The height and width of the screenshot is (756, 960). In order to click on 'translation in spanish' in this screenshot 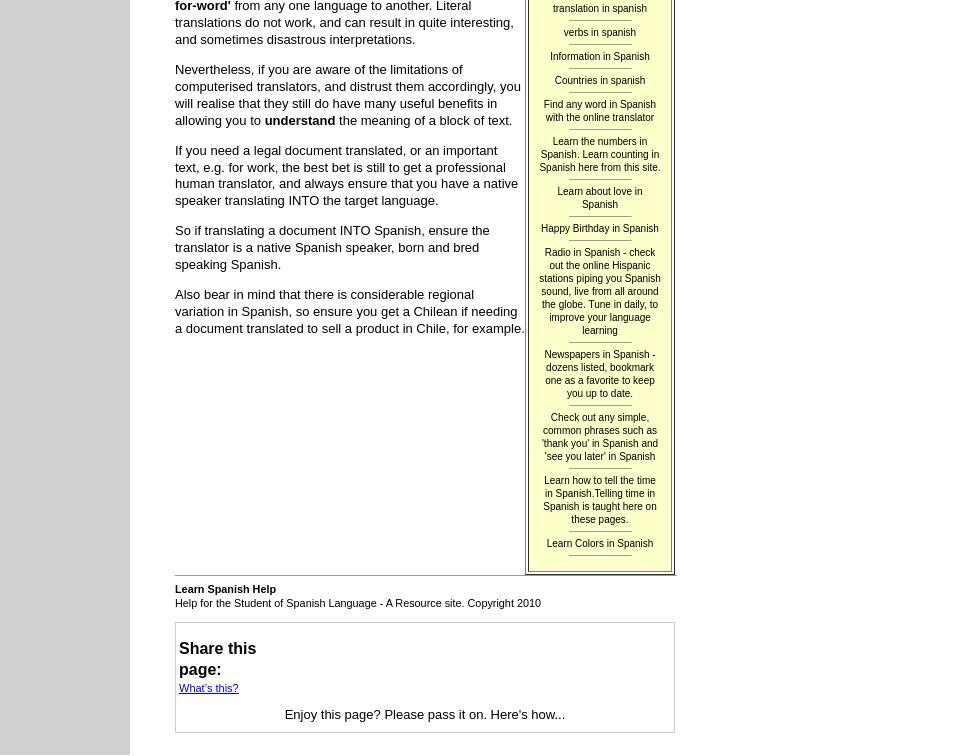, I will do `click(599, 7)`.